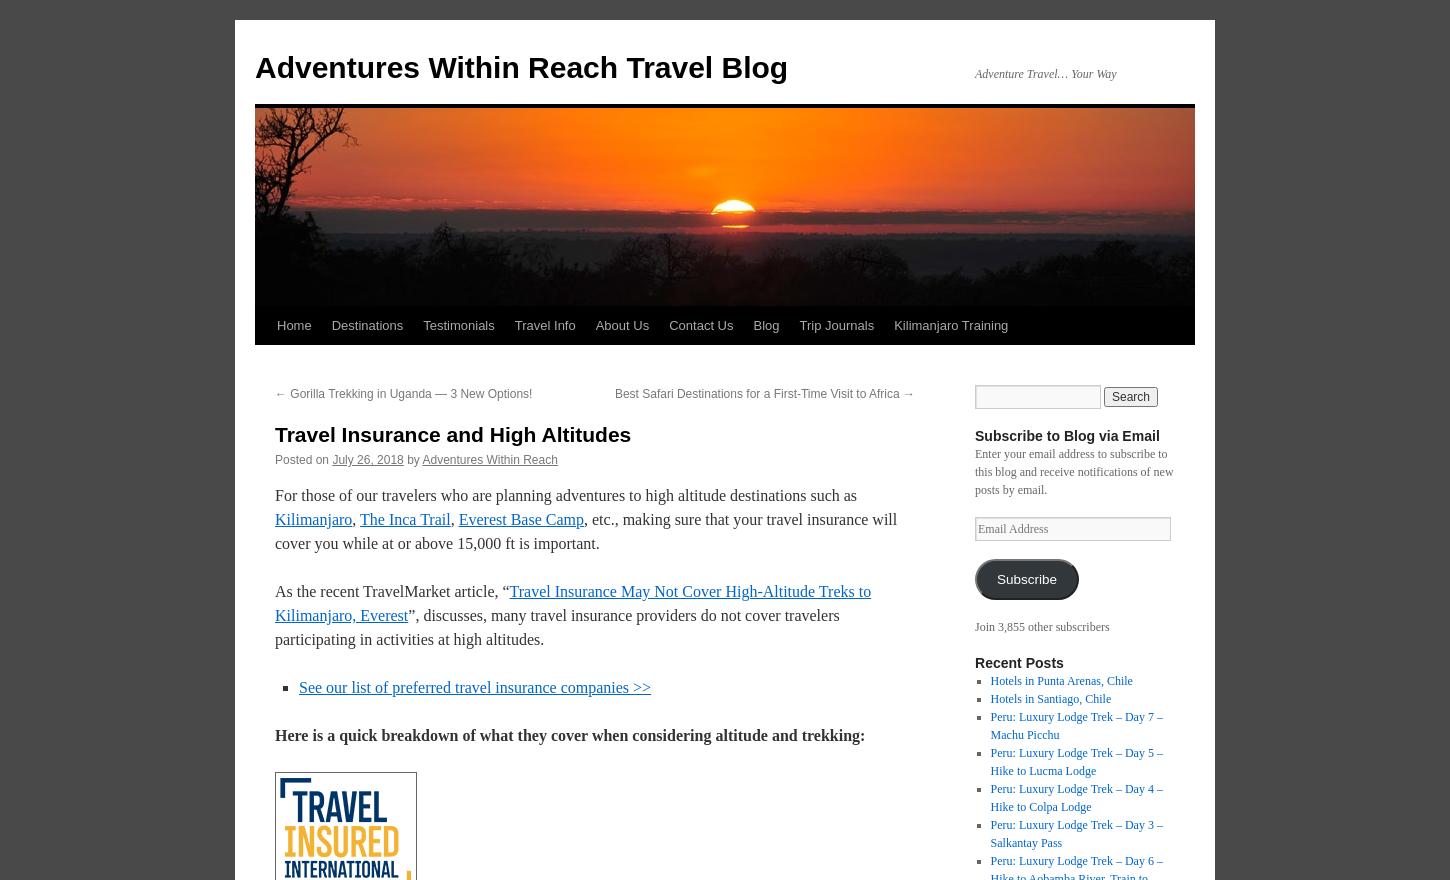 The image size is (1450, 880). I want to click on 'Peru: Luxury Lodge Trek – Day 3 – Salkantay Pass', so click(1076, 832).